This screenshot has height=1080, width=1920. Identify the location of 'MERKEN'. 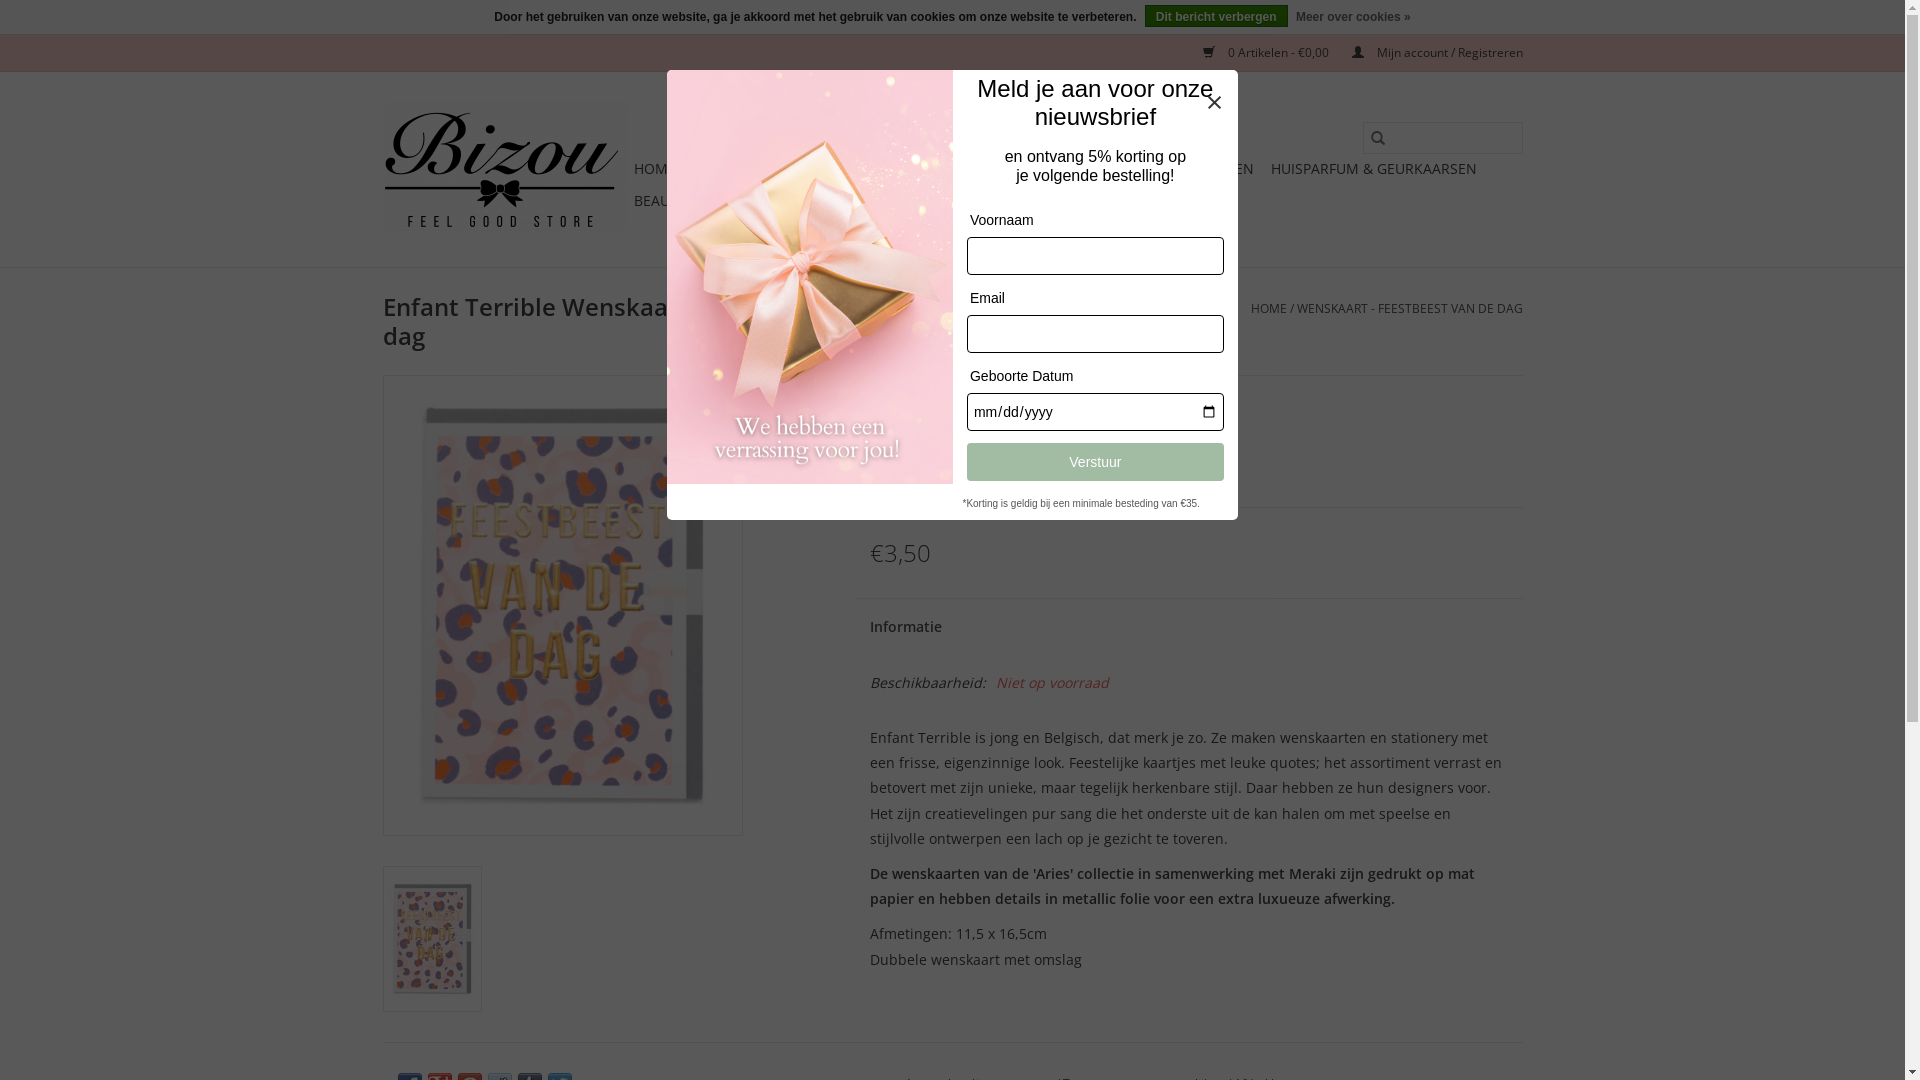
(915, 200).